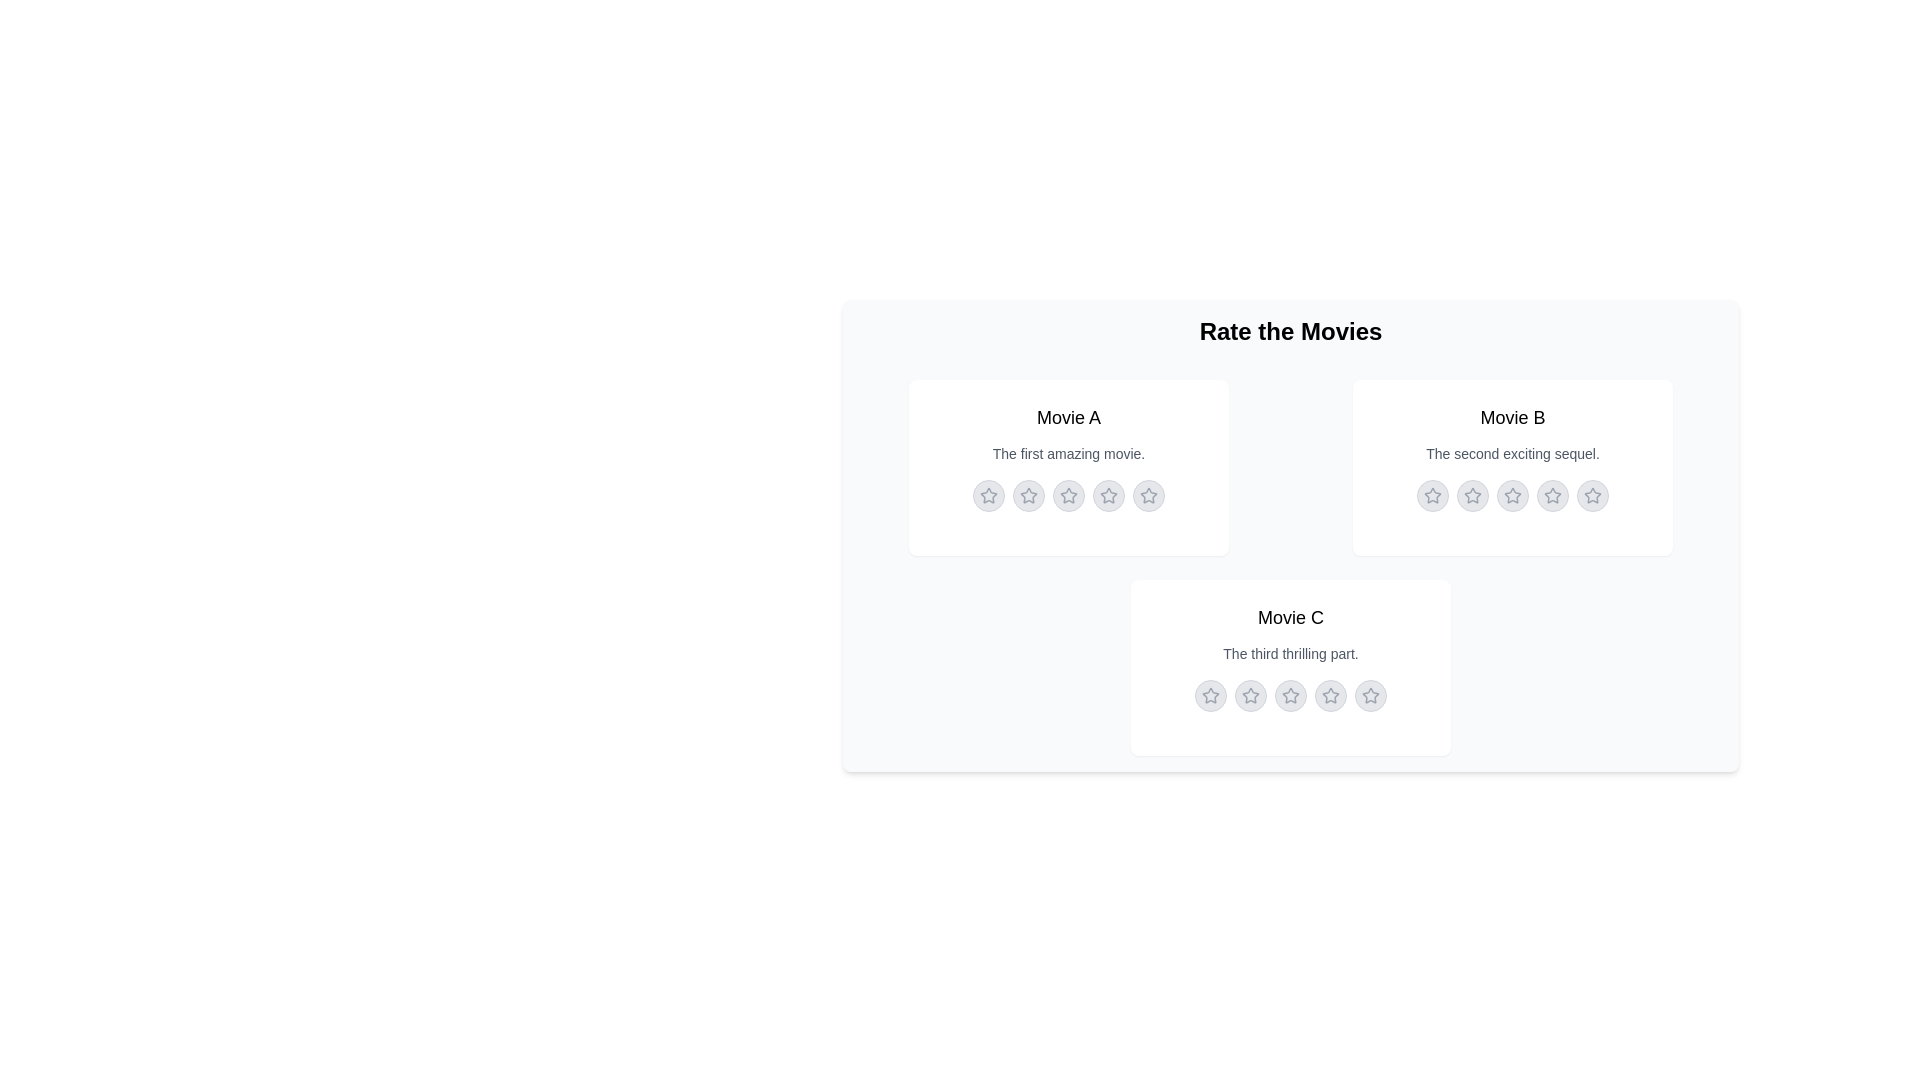  Describe the element at coordinates (1552, 495) in the screenshot. I see `the fourth star icon in the rating system, located under the text 'Movie B The second exciting sequel'` at that location.